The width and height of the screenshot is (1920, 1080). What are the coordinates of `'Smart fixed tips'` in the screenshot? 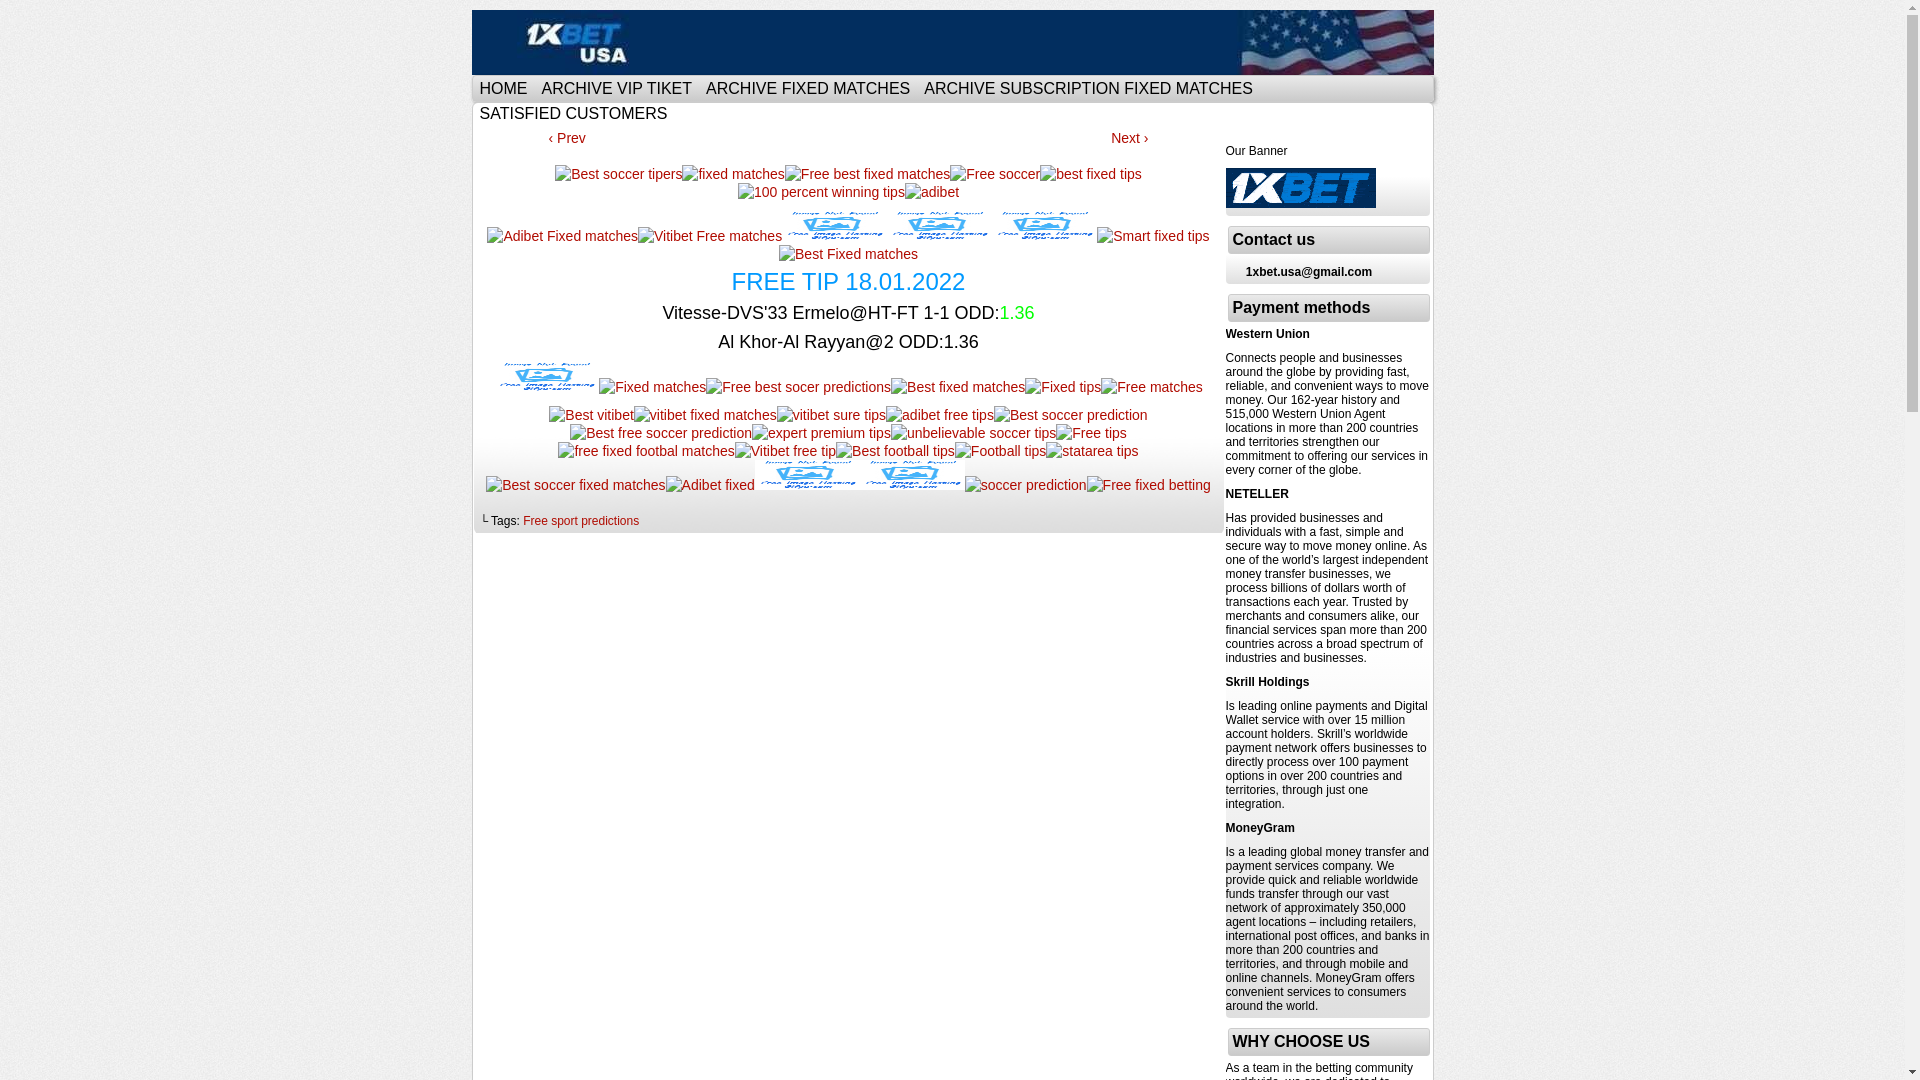 It's located at (1152, 234).